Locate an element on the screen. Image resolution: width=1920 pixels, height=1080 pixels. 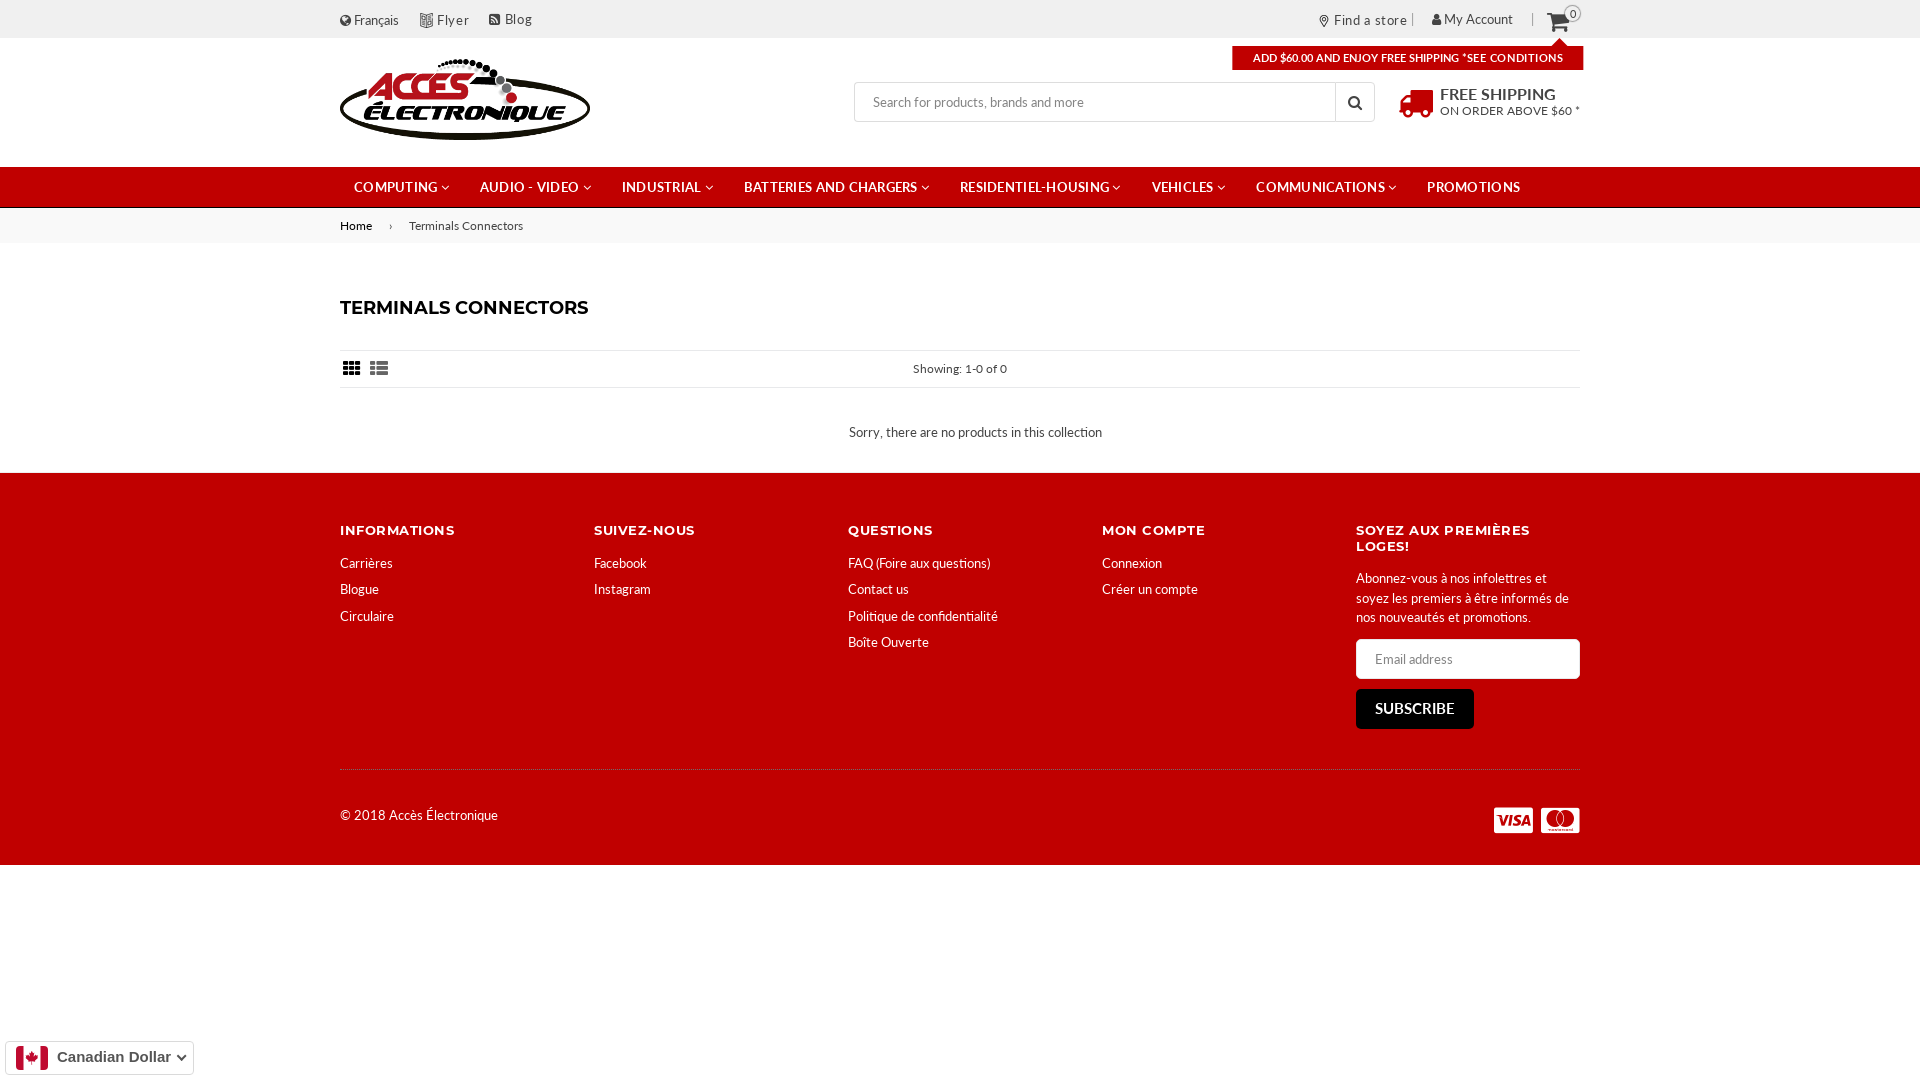
'SEE CONDITIONS' is located at coordinates (1515, 56).